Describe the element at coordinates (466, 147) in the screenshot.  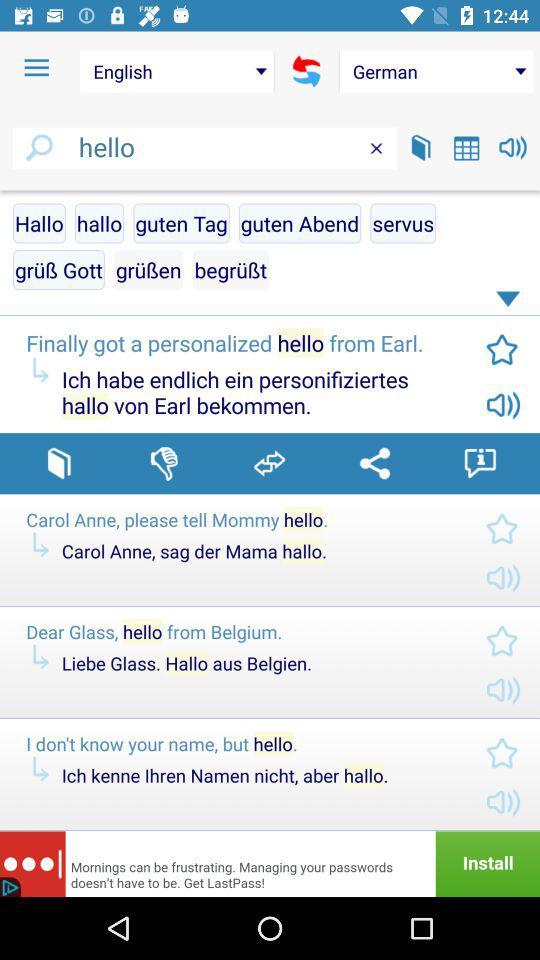
I see `open dates` at that location.